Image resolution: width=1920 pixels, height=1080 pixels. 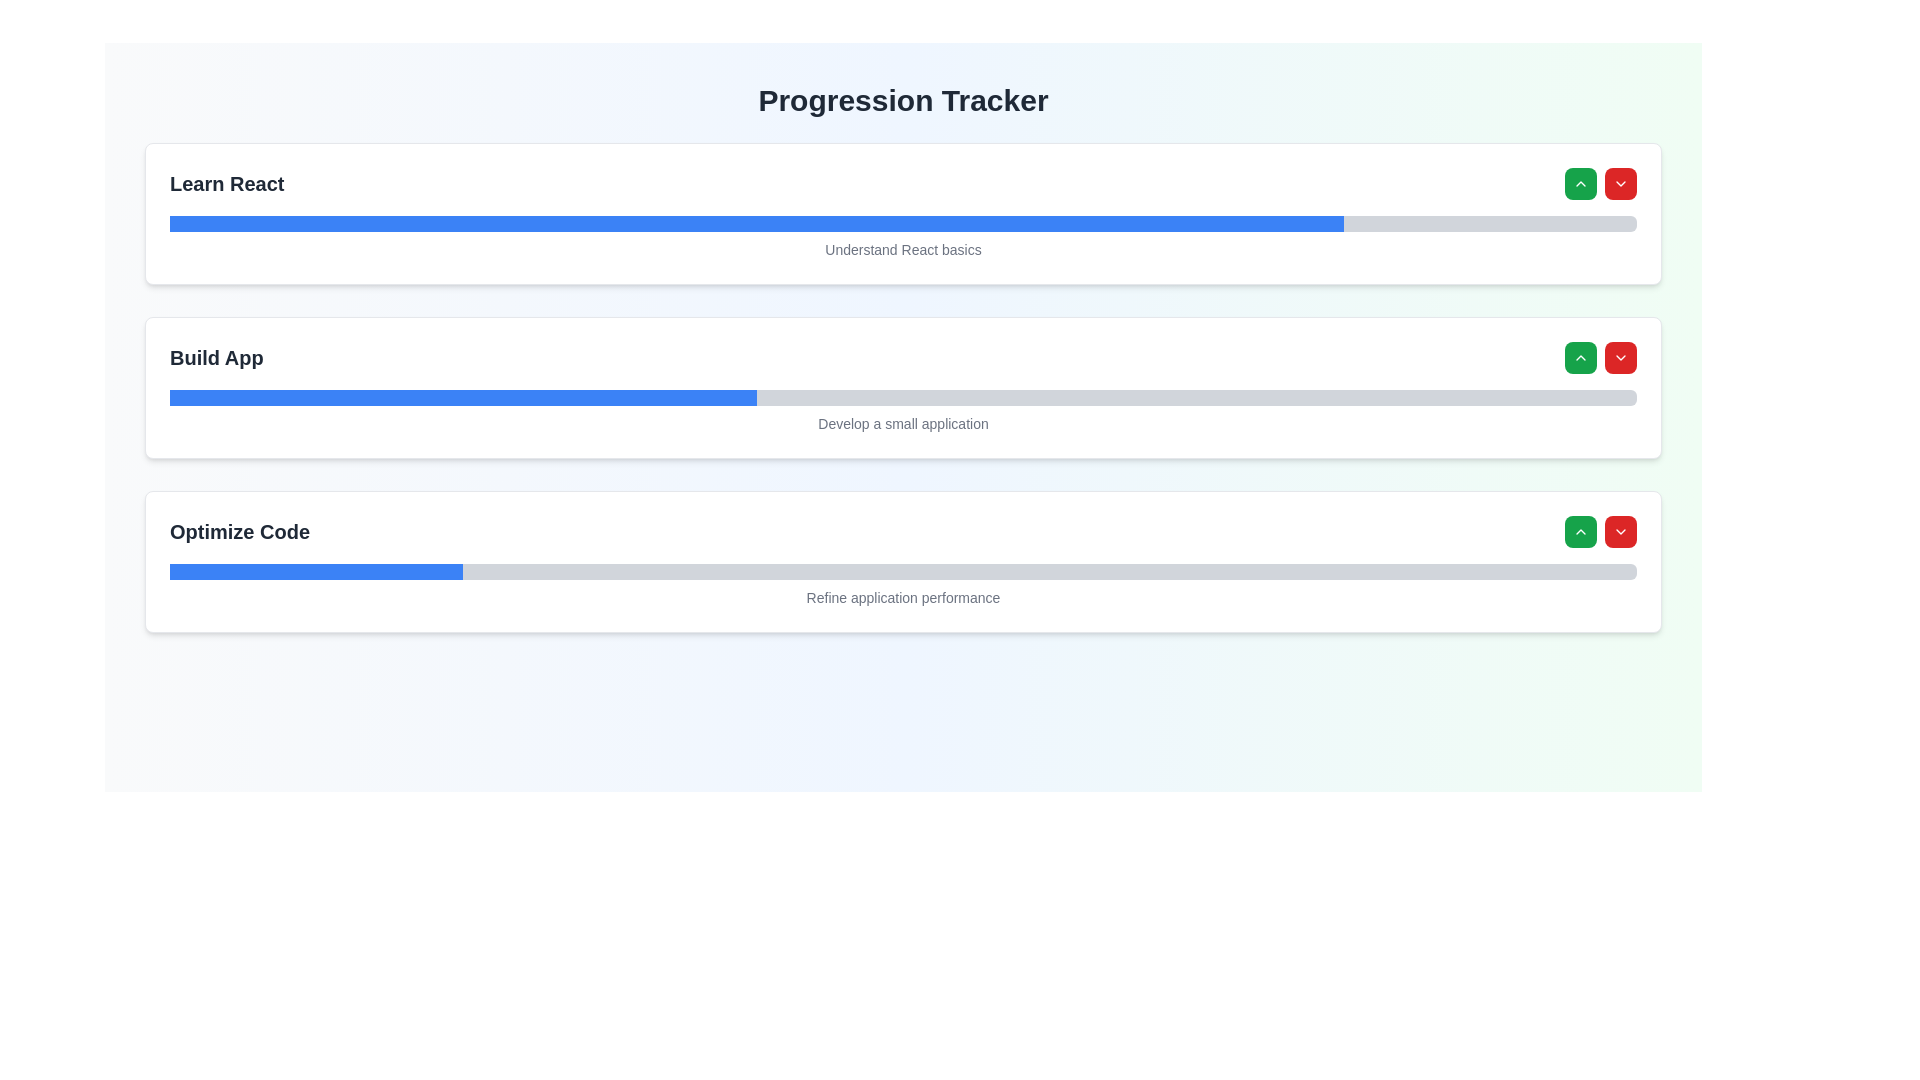 I want to click on the blue progress indicator located within the bottom progress bar under the section titled 'Optimize Code', which spans 20% of the width of the gray bar, so click(x=315, y=571).